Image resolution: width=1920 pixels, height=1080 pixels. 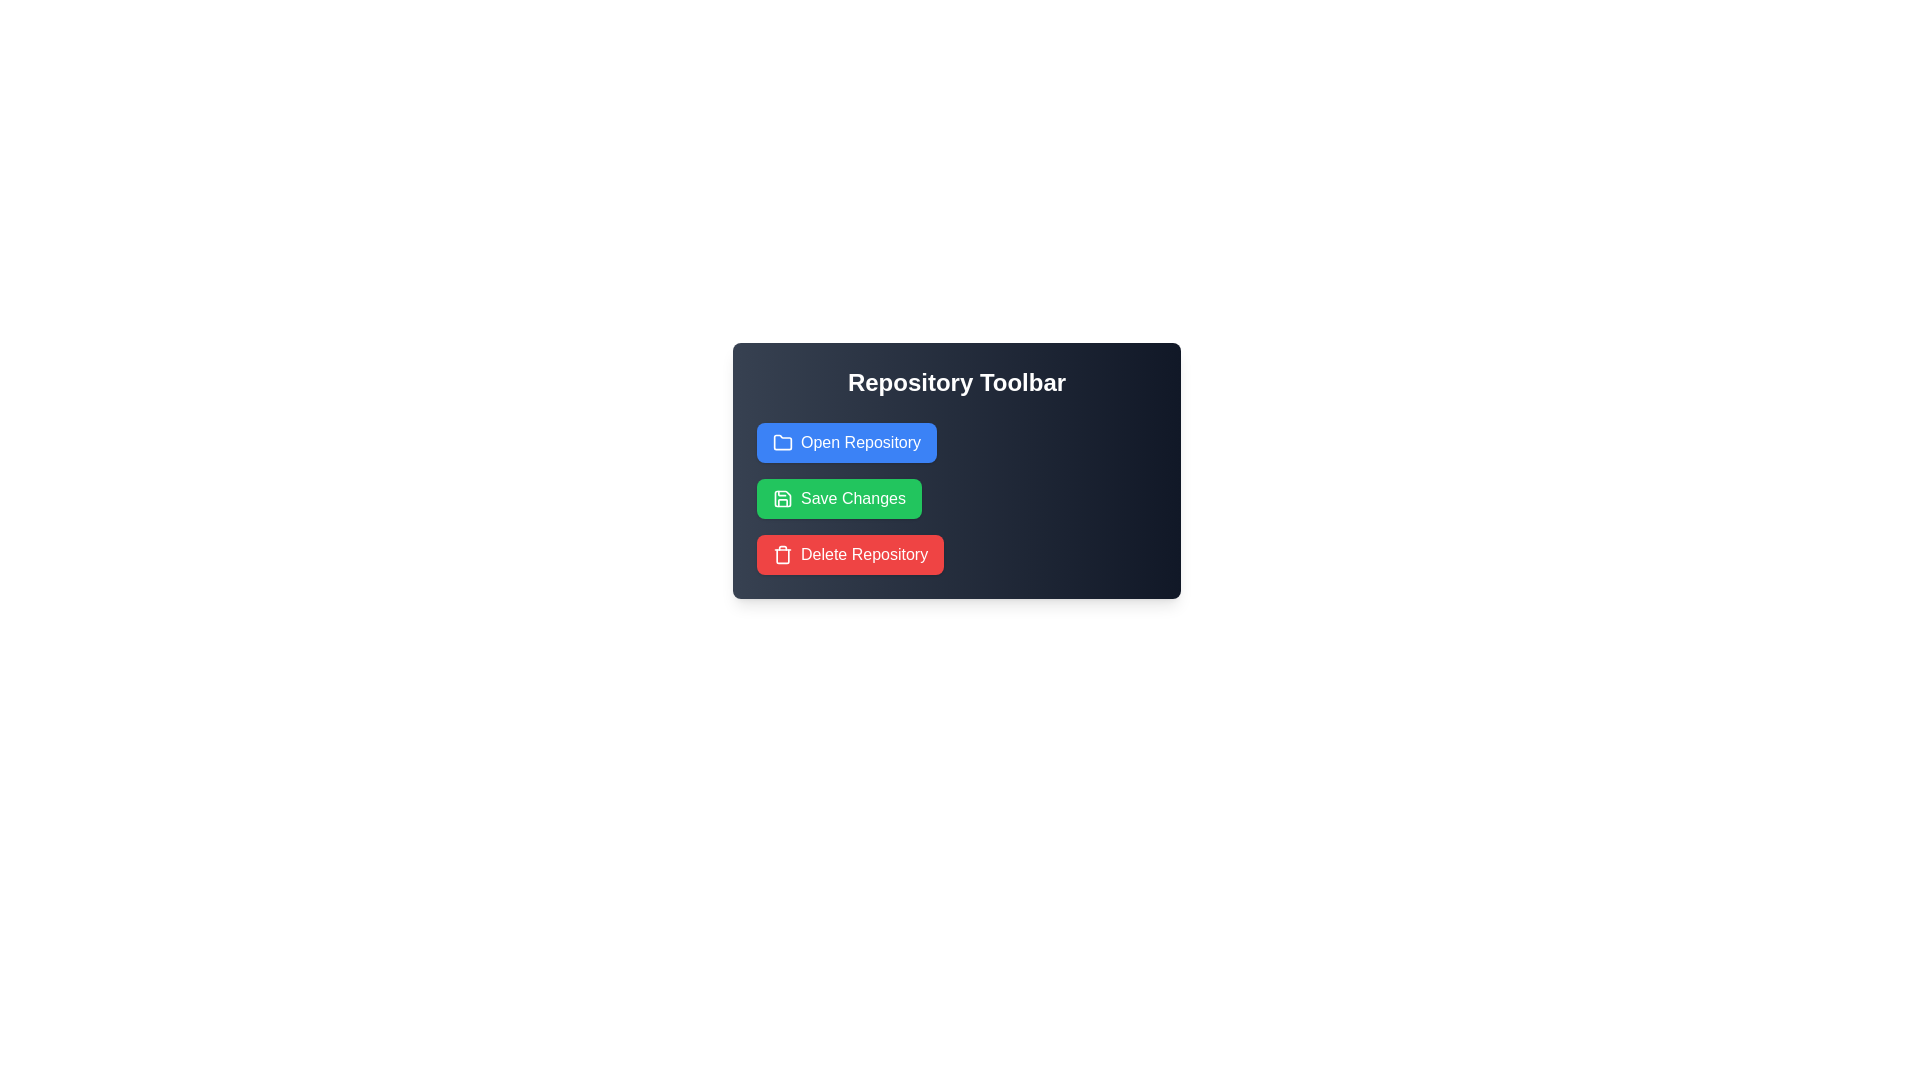 What do you see at coordinates (861, 442) in the screenshot?
I see `text content of the 'Open Repository' text label, which is displayed with white text on a blue background next to a folder icon in the Repository Toolbar interface` at bounding box center [861, 442].